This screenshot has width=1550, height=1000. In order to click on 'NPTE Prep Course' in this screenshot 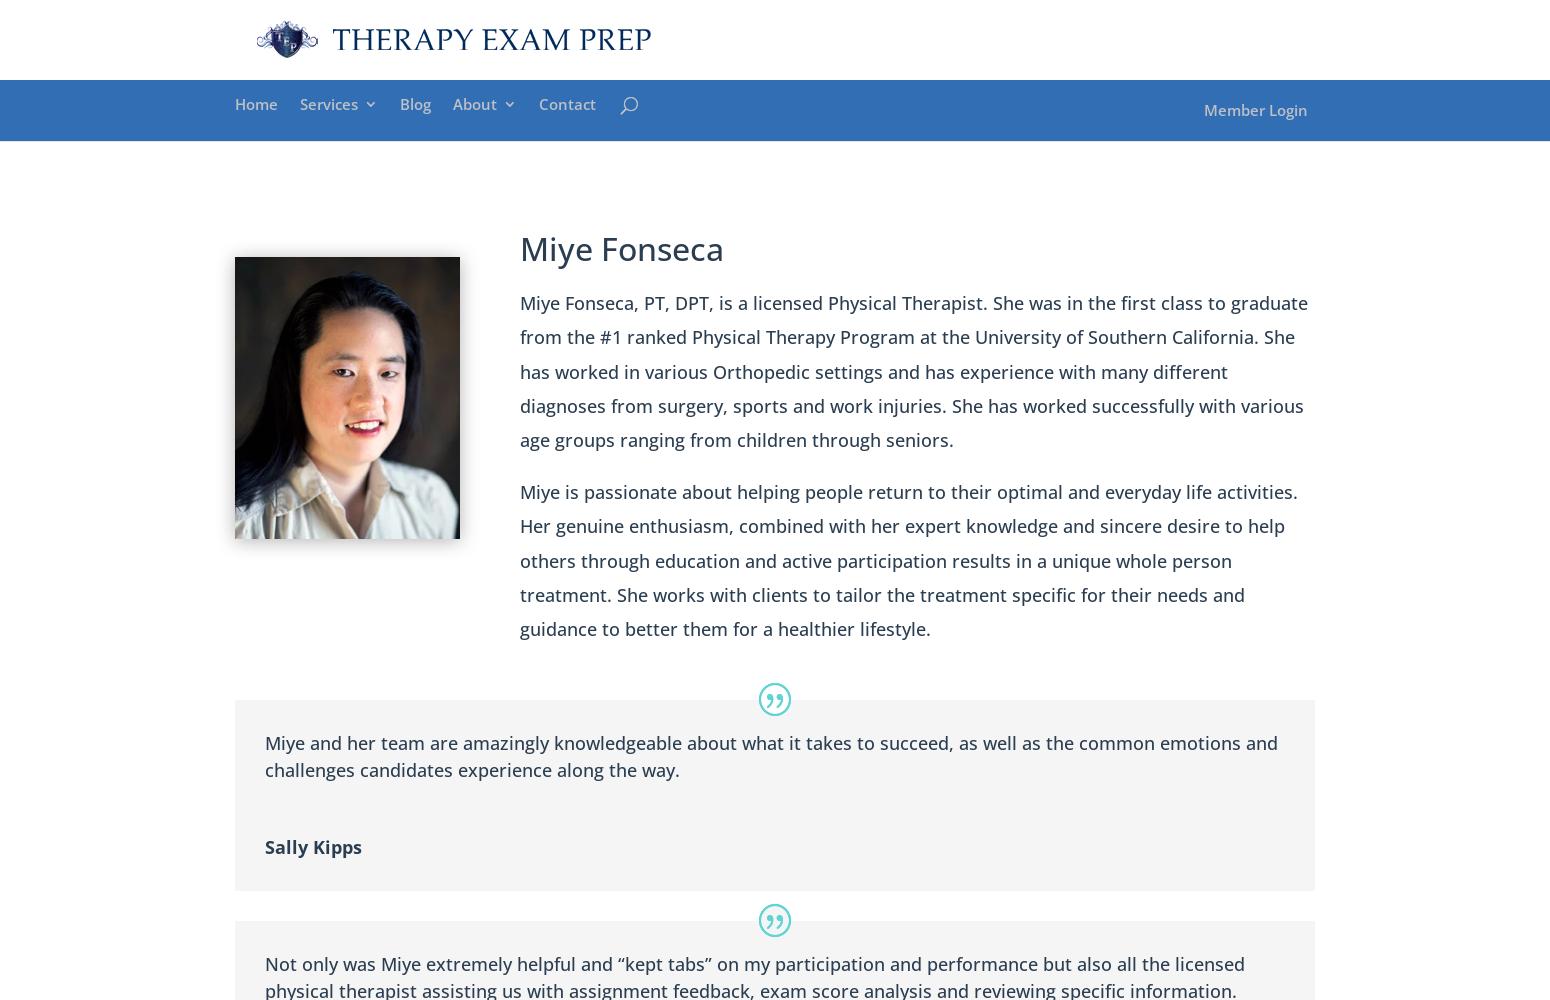, I will do `click(404, 183)`.